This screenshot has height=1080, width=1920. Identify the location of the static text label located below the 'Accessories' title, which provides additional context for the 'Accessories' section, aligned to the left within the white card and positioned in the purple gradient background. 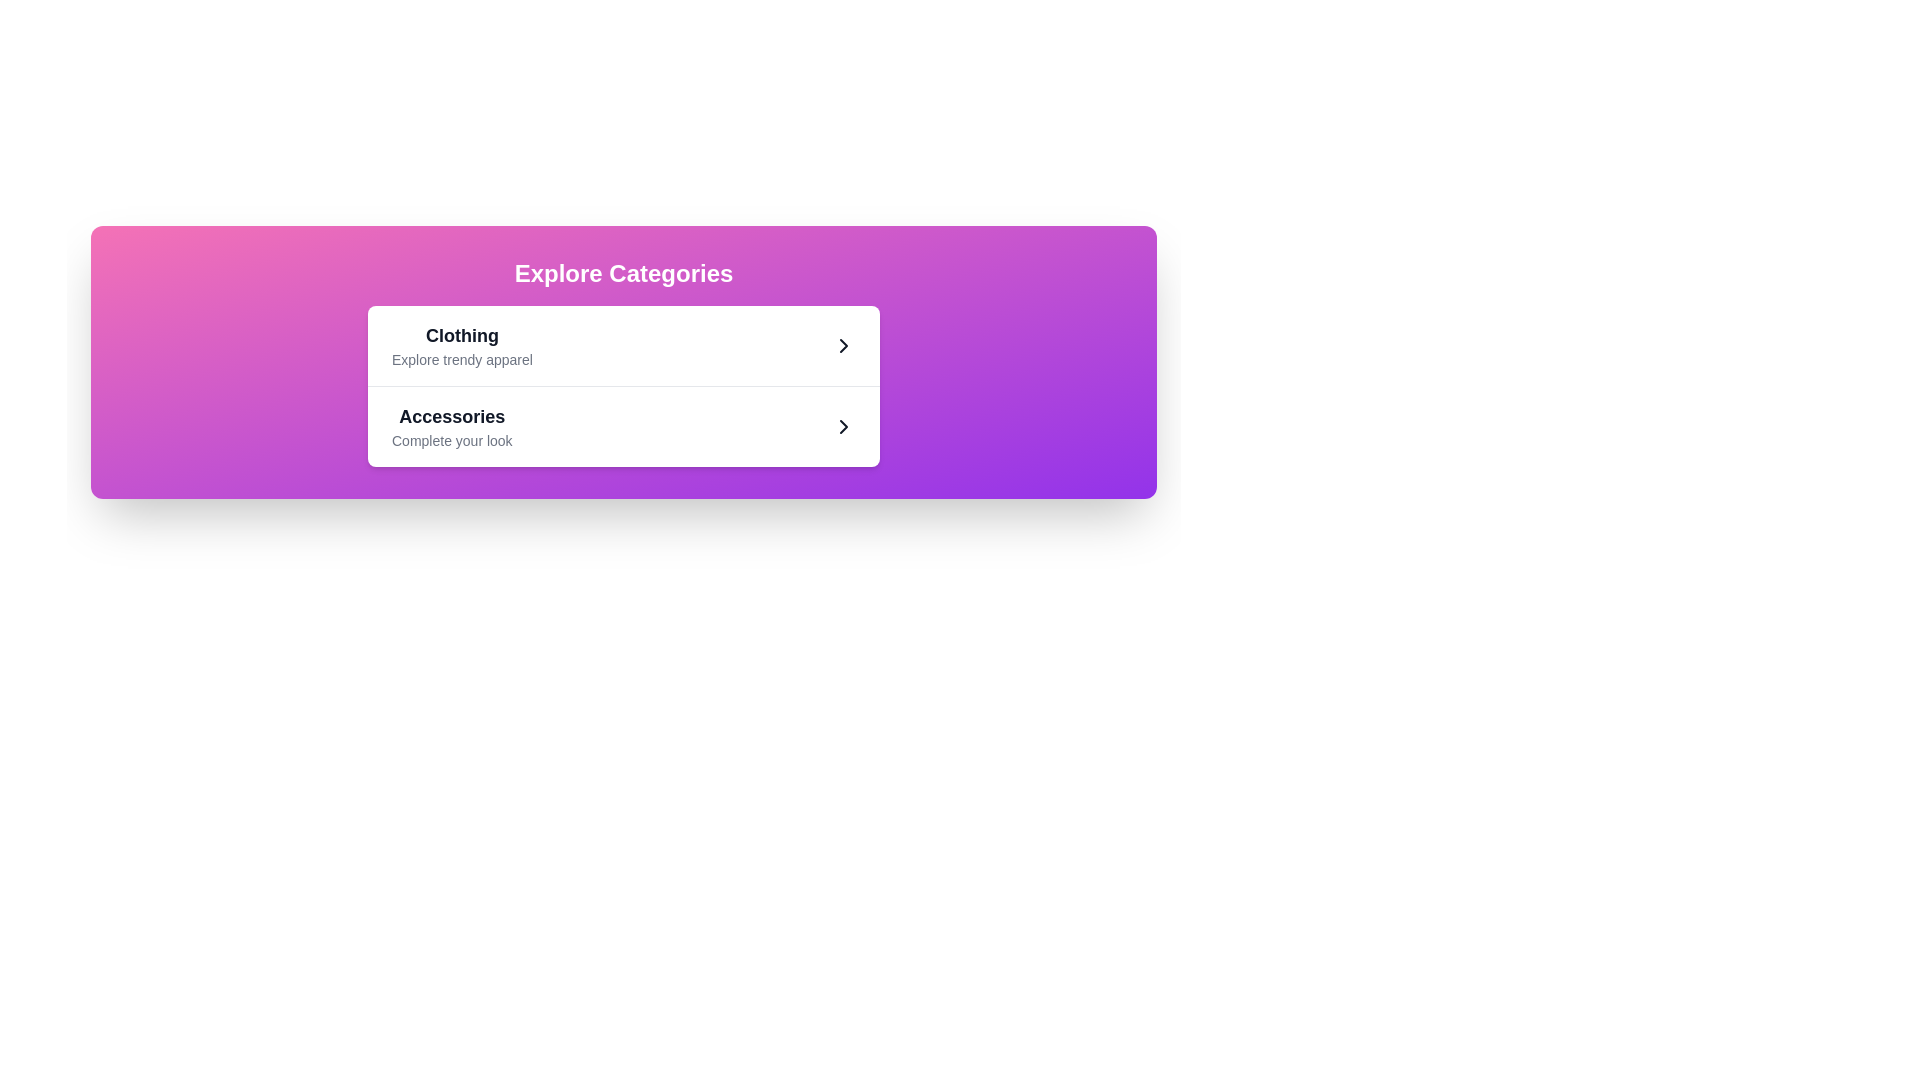
(451, 439).